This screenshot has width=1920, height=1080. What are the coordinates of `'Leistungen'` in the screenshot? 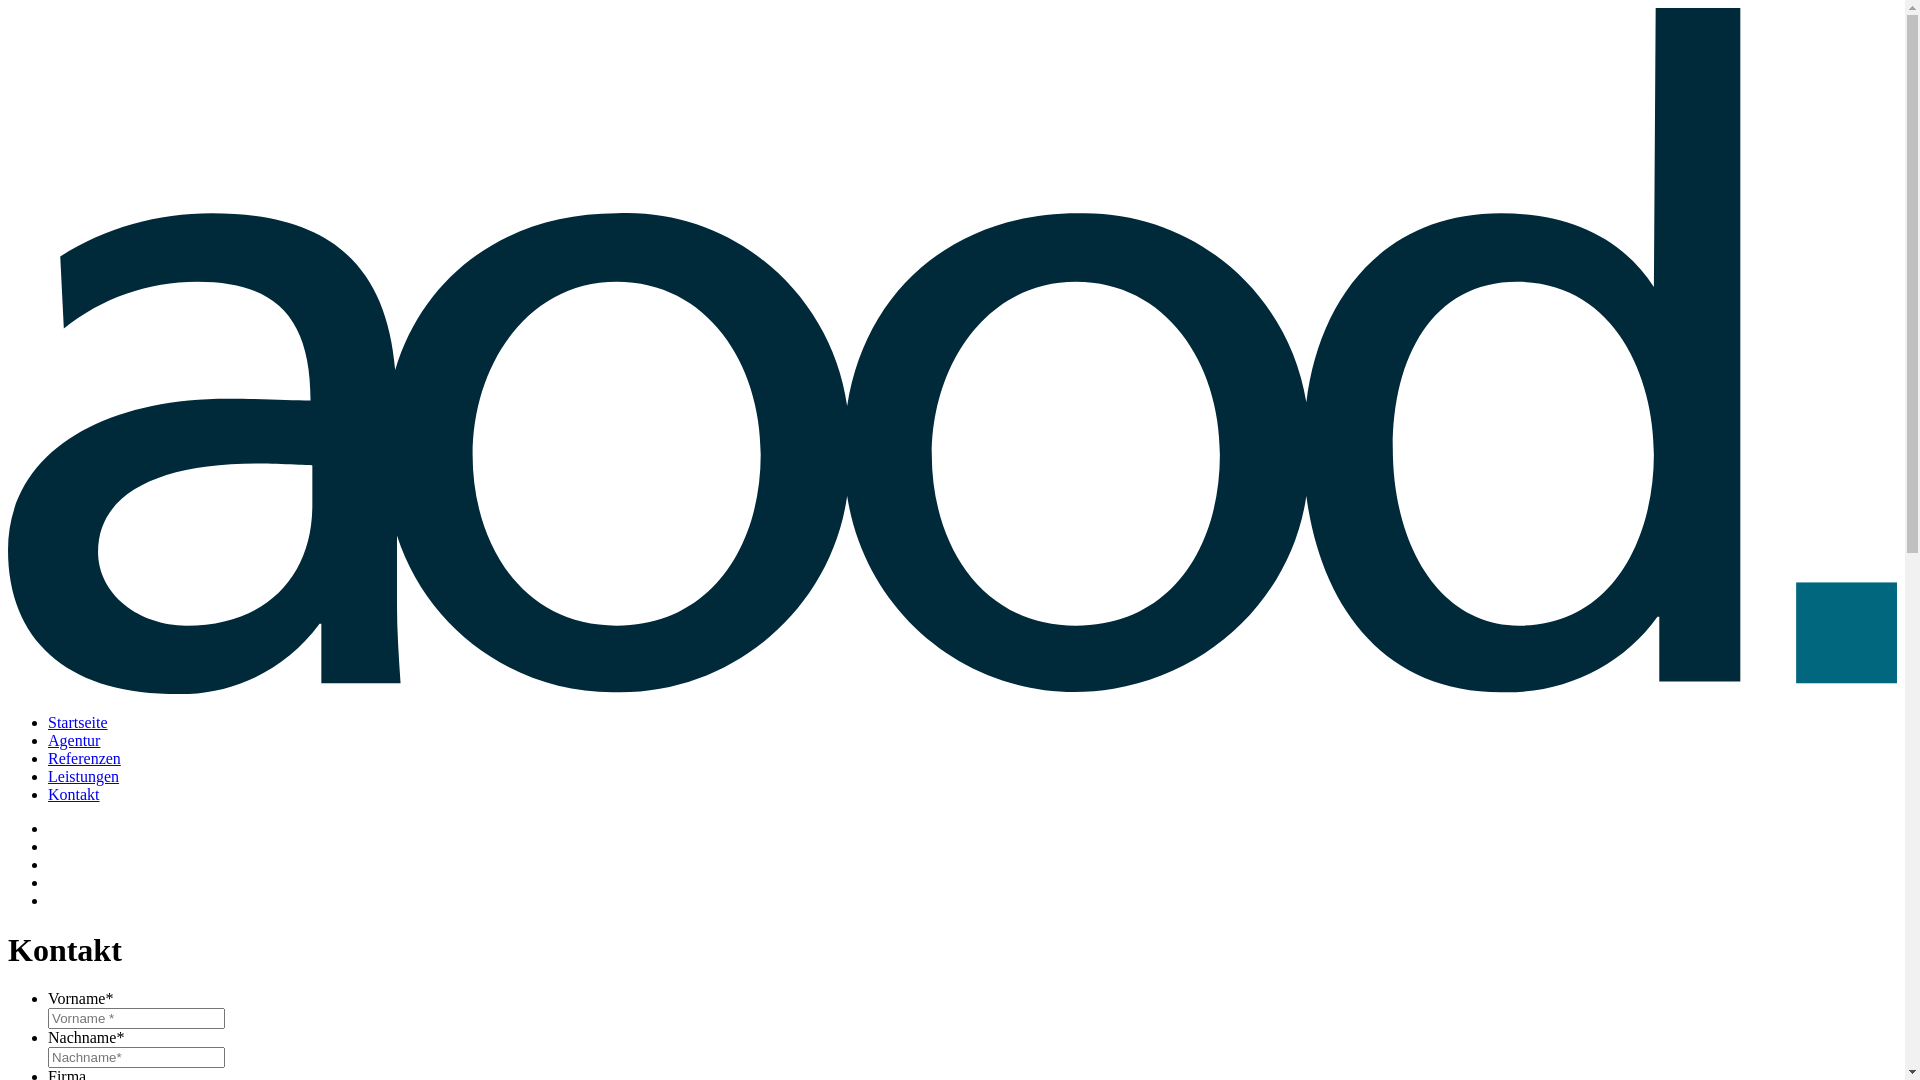 It's located at (82, 775).